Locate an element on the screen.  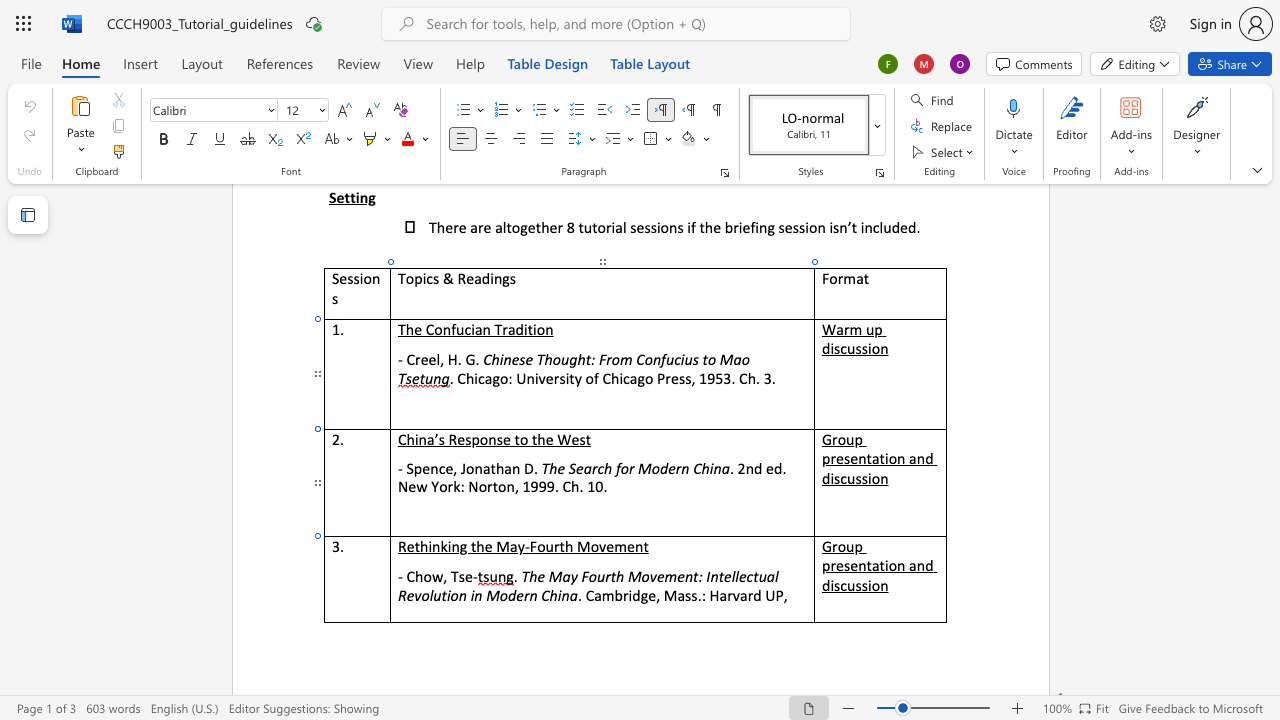
the space between the continuous character "M" and "a" in the text is located at coordinates (508, 546).